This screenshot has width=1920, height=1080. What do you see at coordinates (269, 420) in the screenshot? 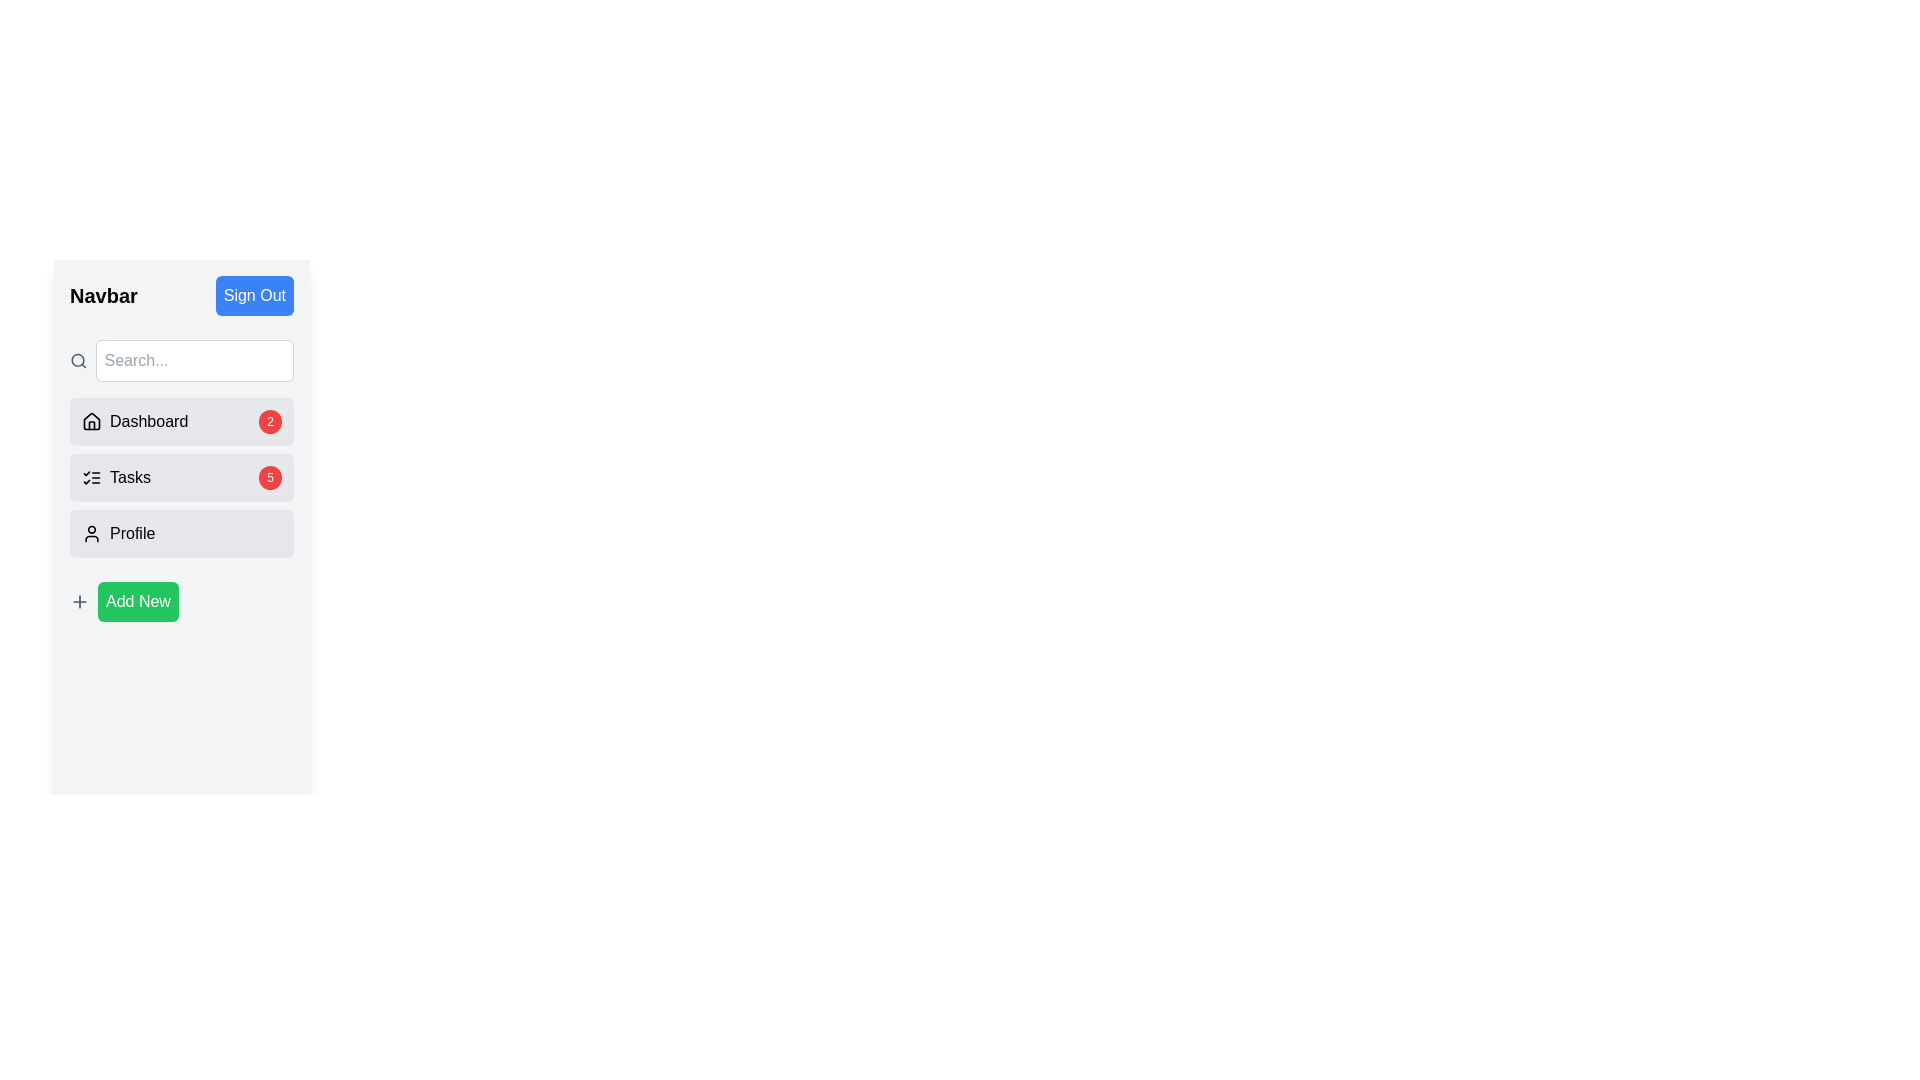
I see `the notification badge located to the far right of the 'Dashboard' menu item, which indicates the number of items or alerts` at bounding box center [269, 420].